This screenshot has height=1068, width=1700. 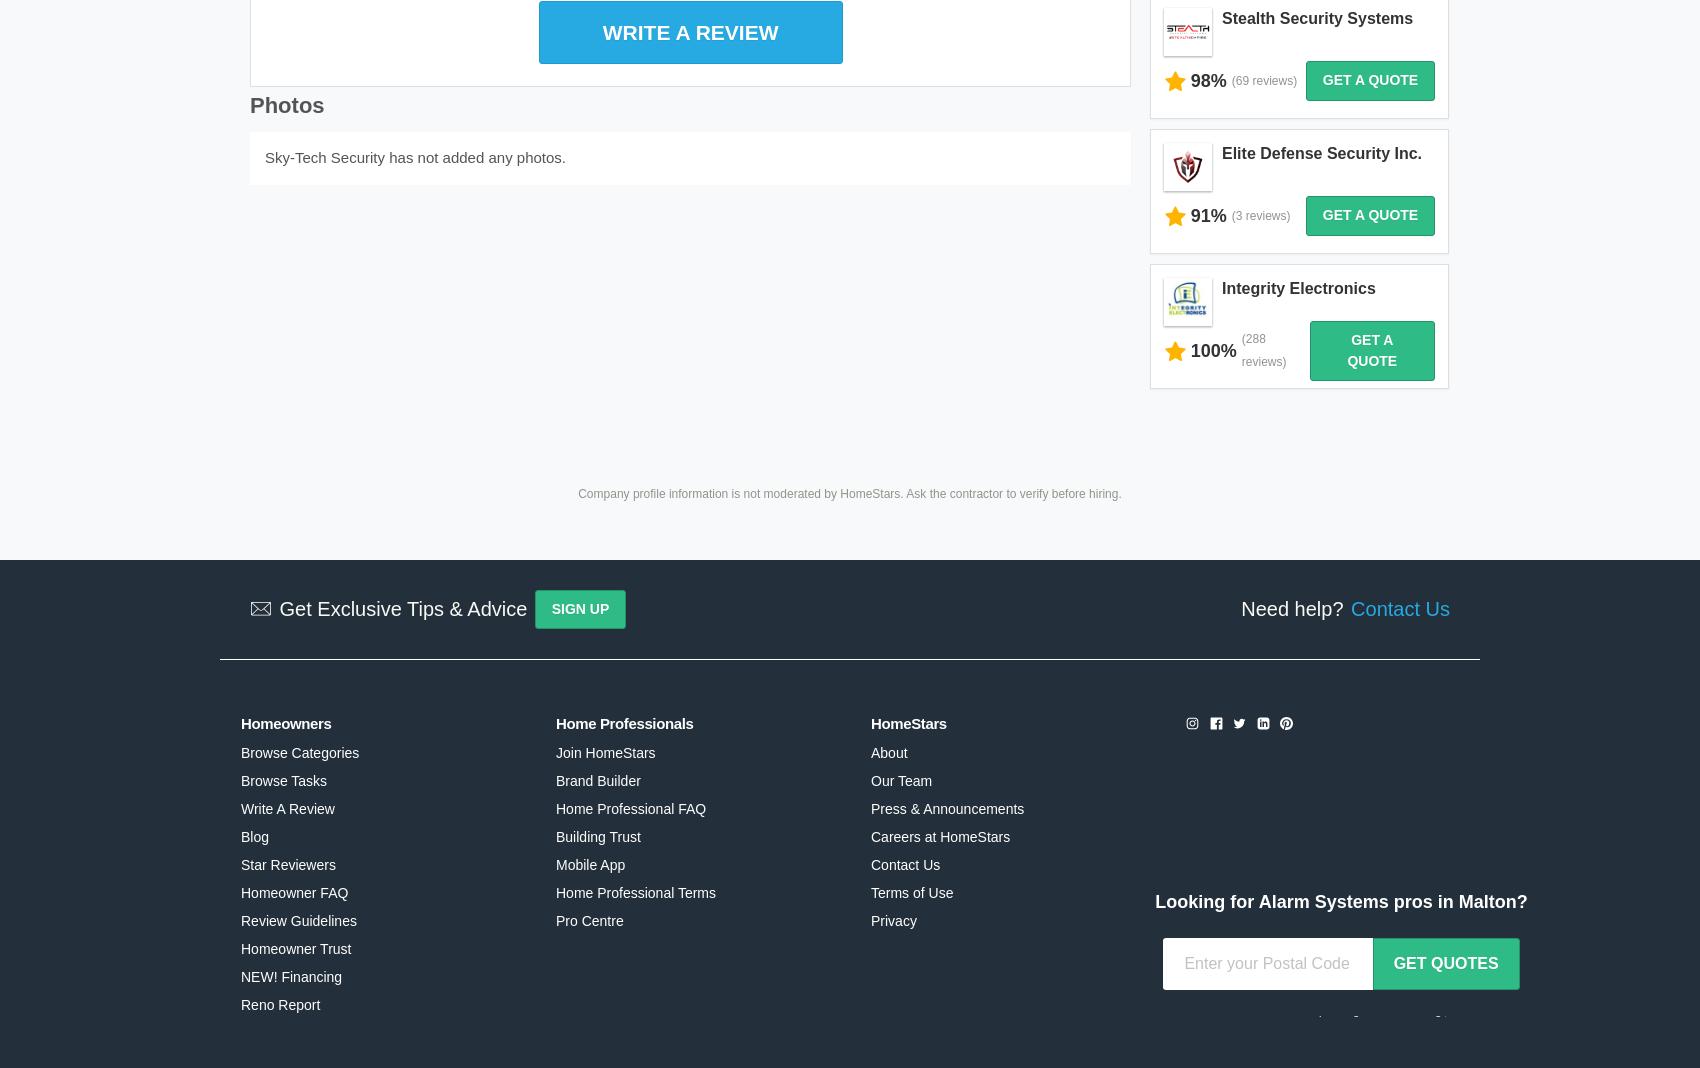 I want to click on 'Homeowners', so click(x=285, y=638).